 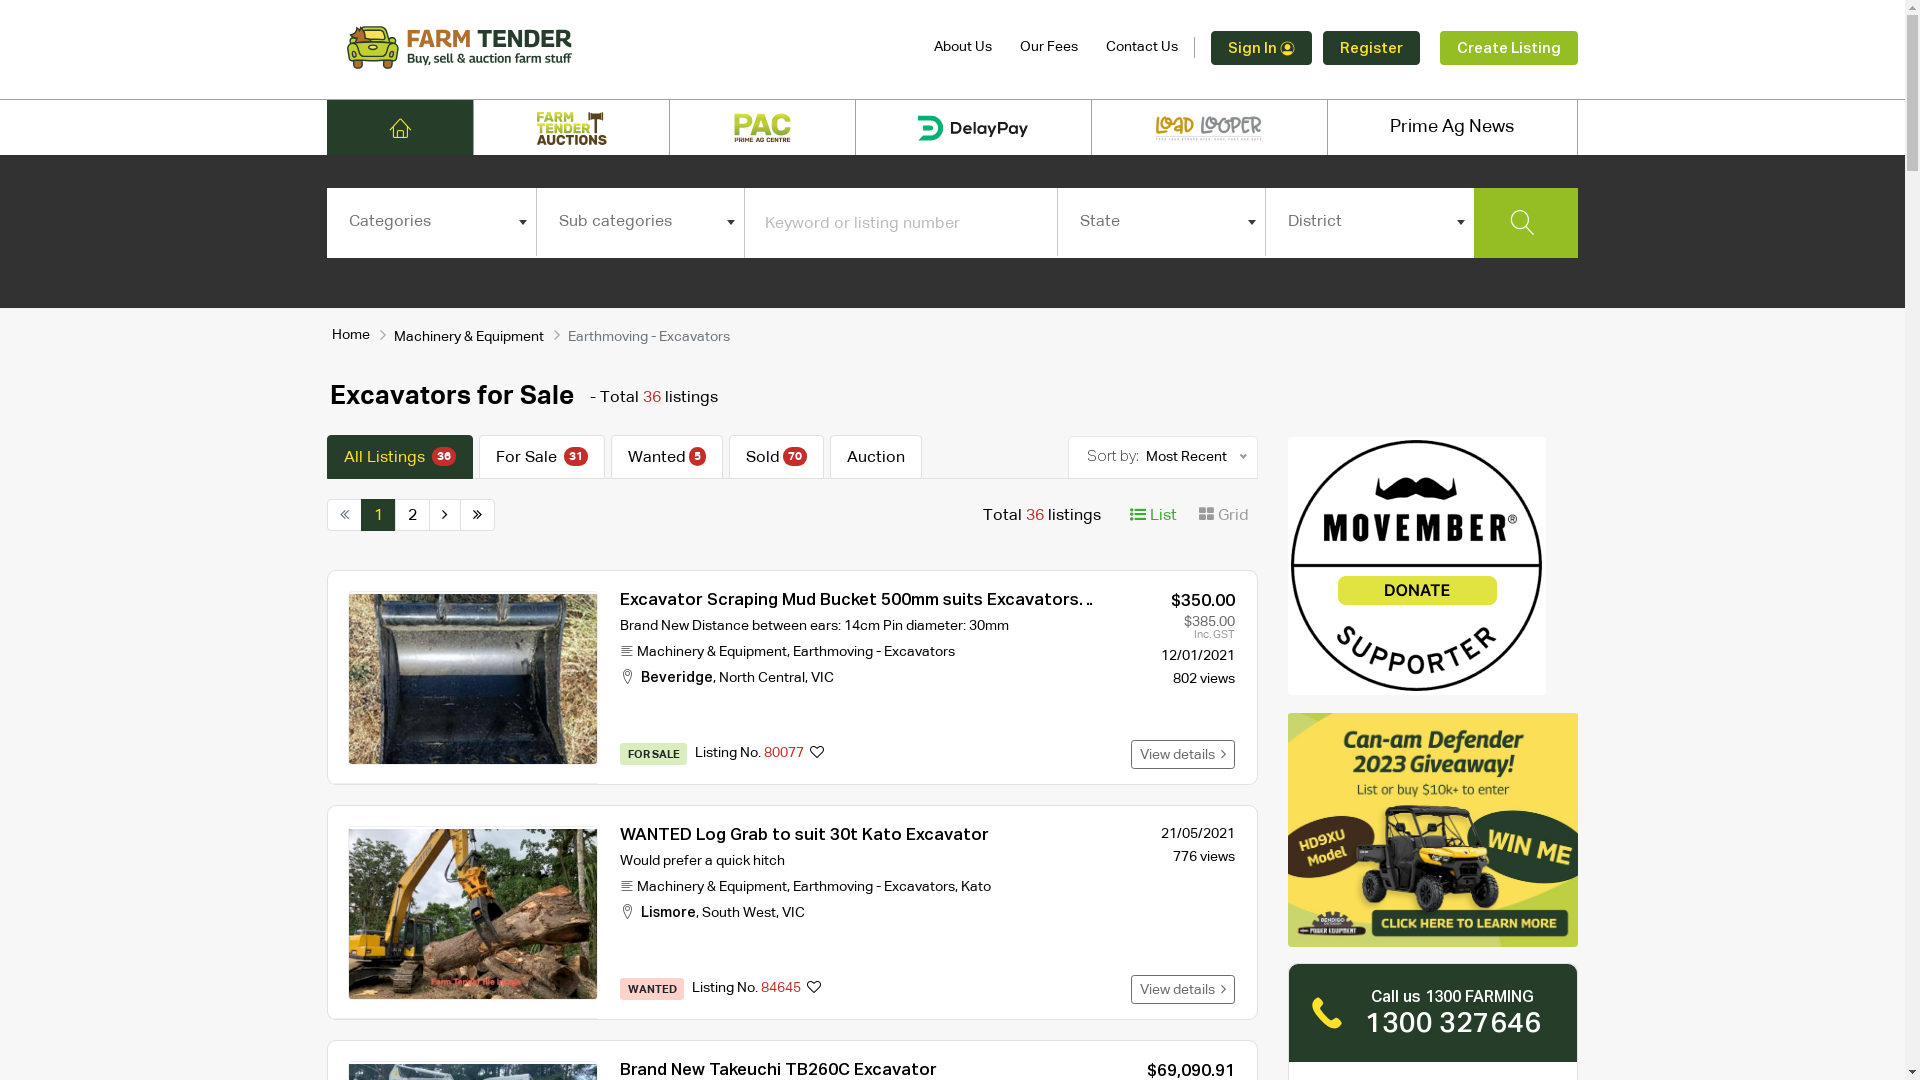 I want to click on 'List', so click(x=1153, y=514).